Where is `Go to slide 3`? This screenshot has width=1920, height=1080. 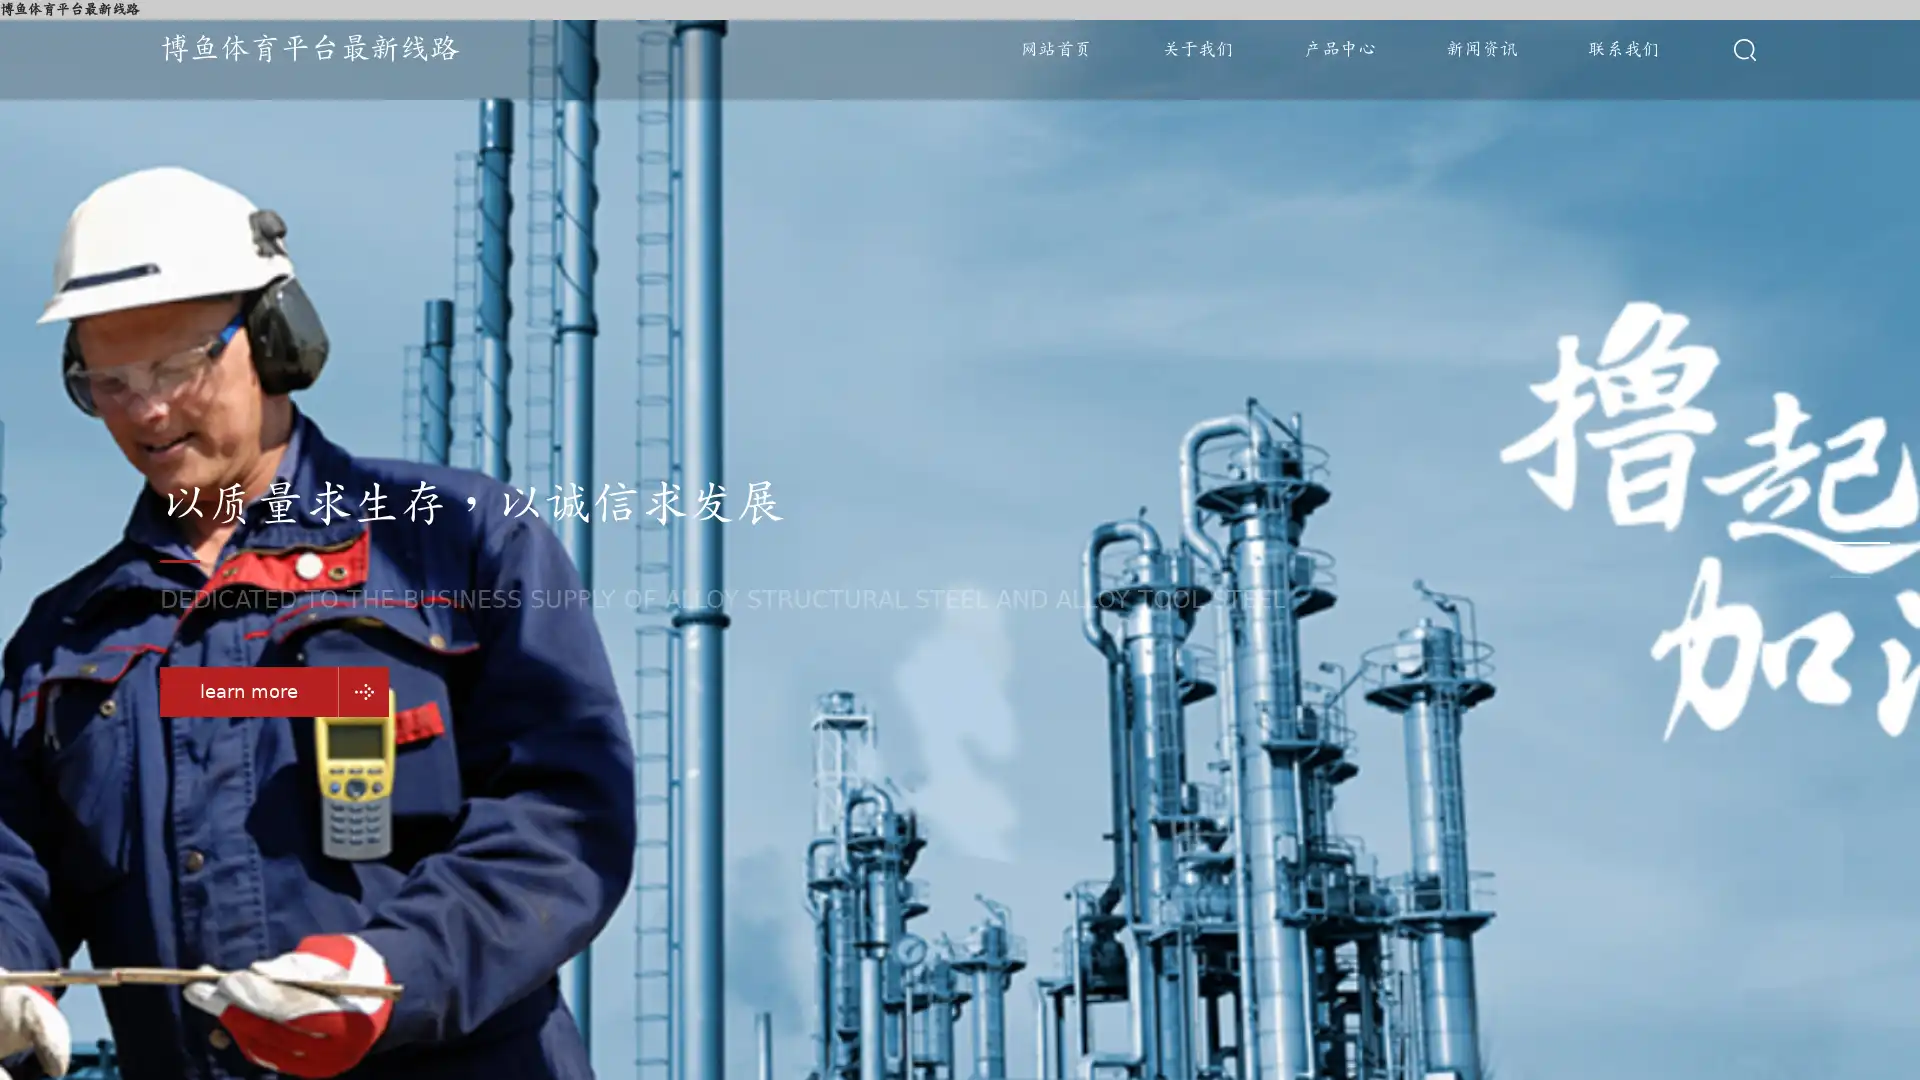
Go to slide 3 is located at coordinates (1848, 577).